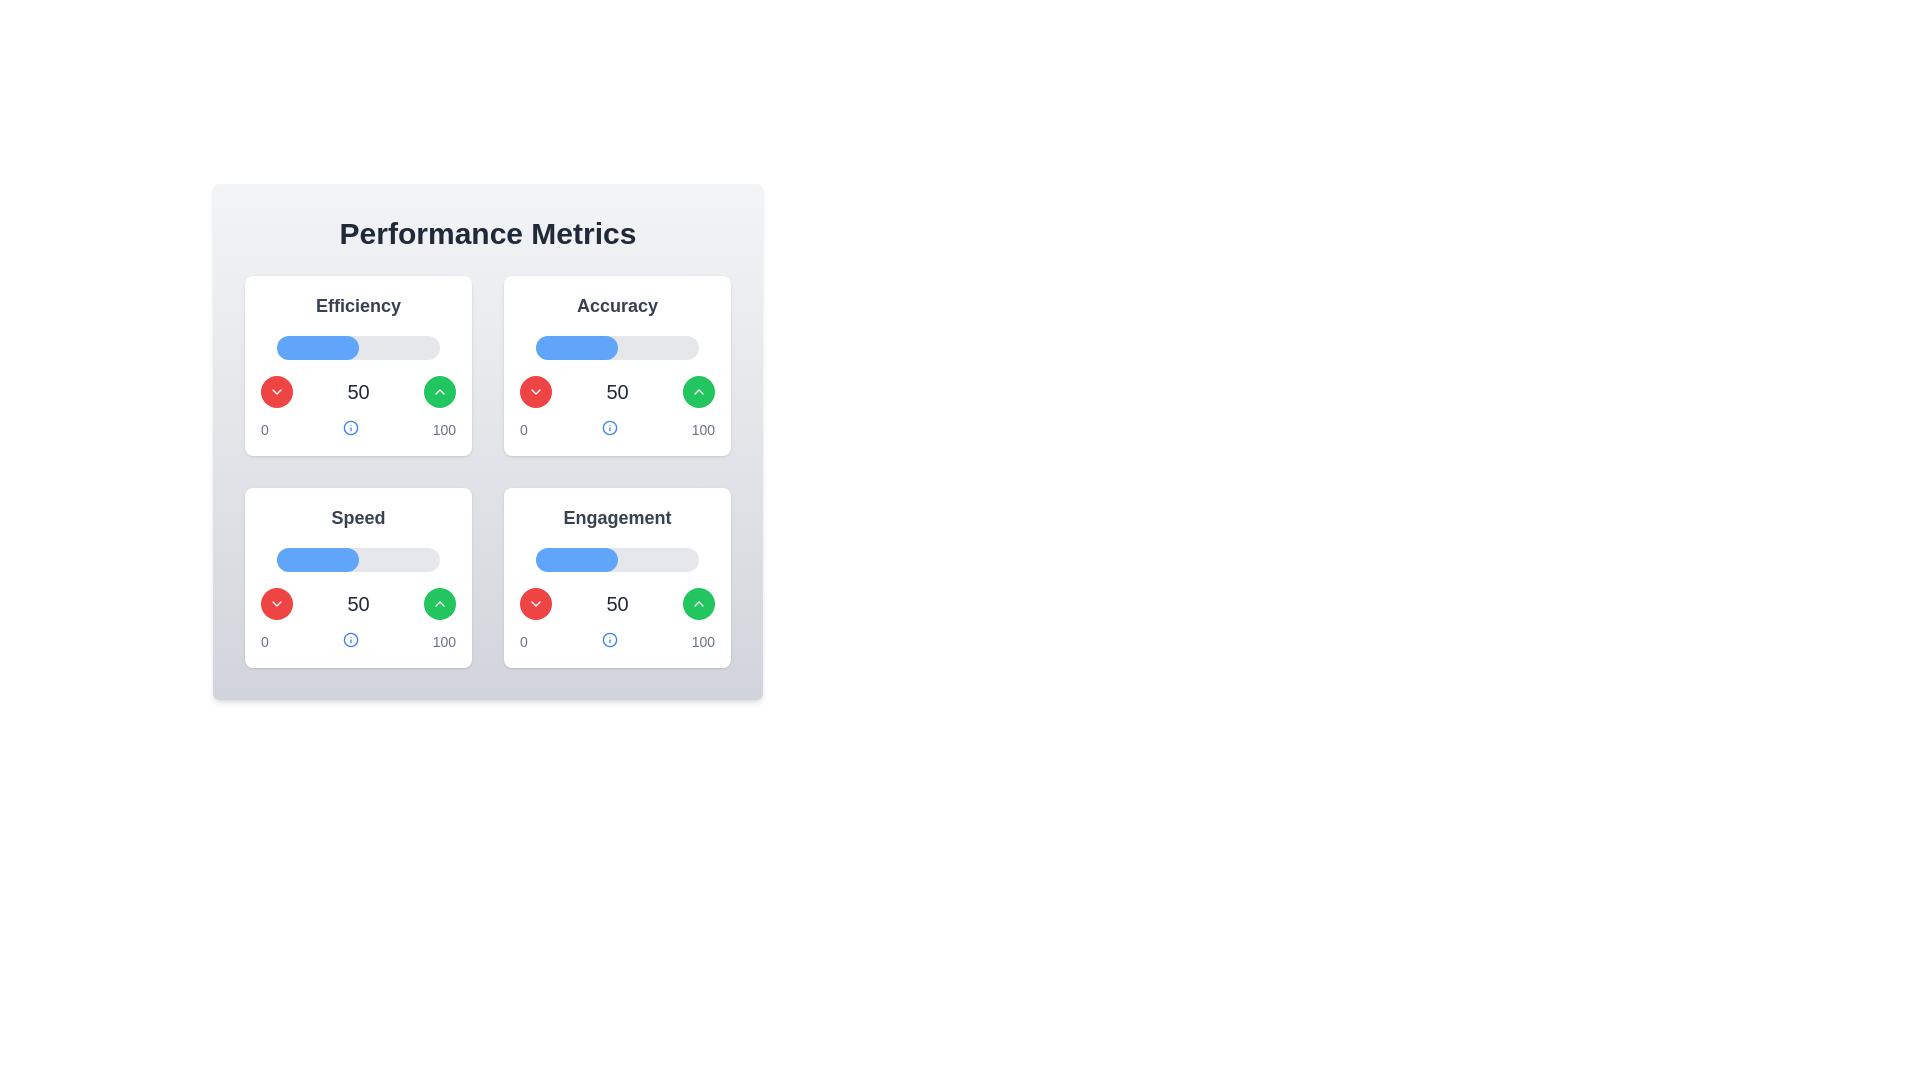 The height and width of the screenshot is (1080, 1920). What do you see at coordinates (523, 428) in the screenshot?
I see `the small numerical label with the value '0' located at the bottom left of the 'Accuracy' card, which is part of a sequence of indicators under the performance bar` at bounding box center [523, 428].